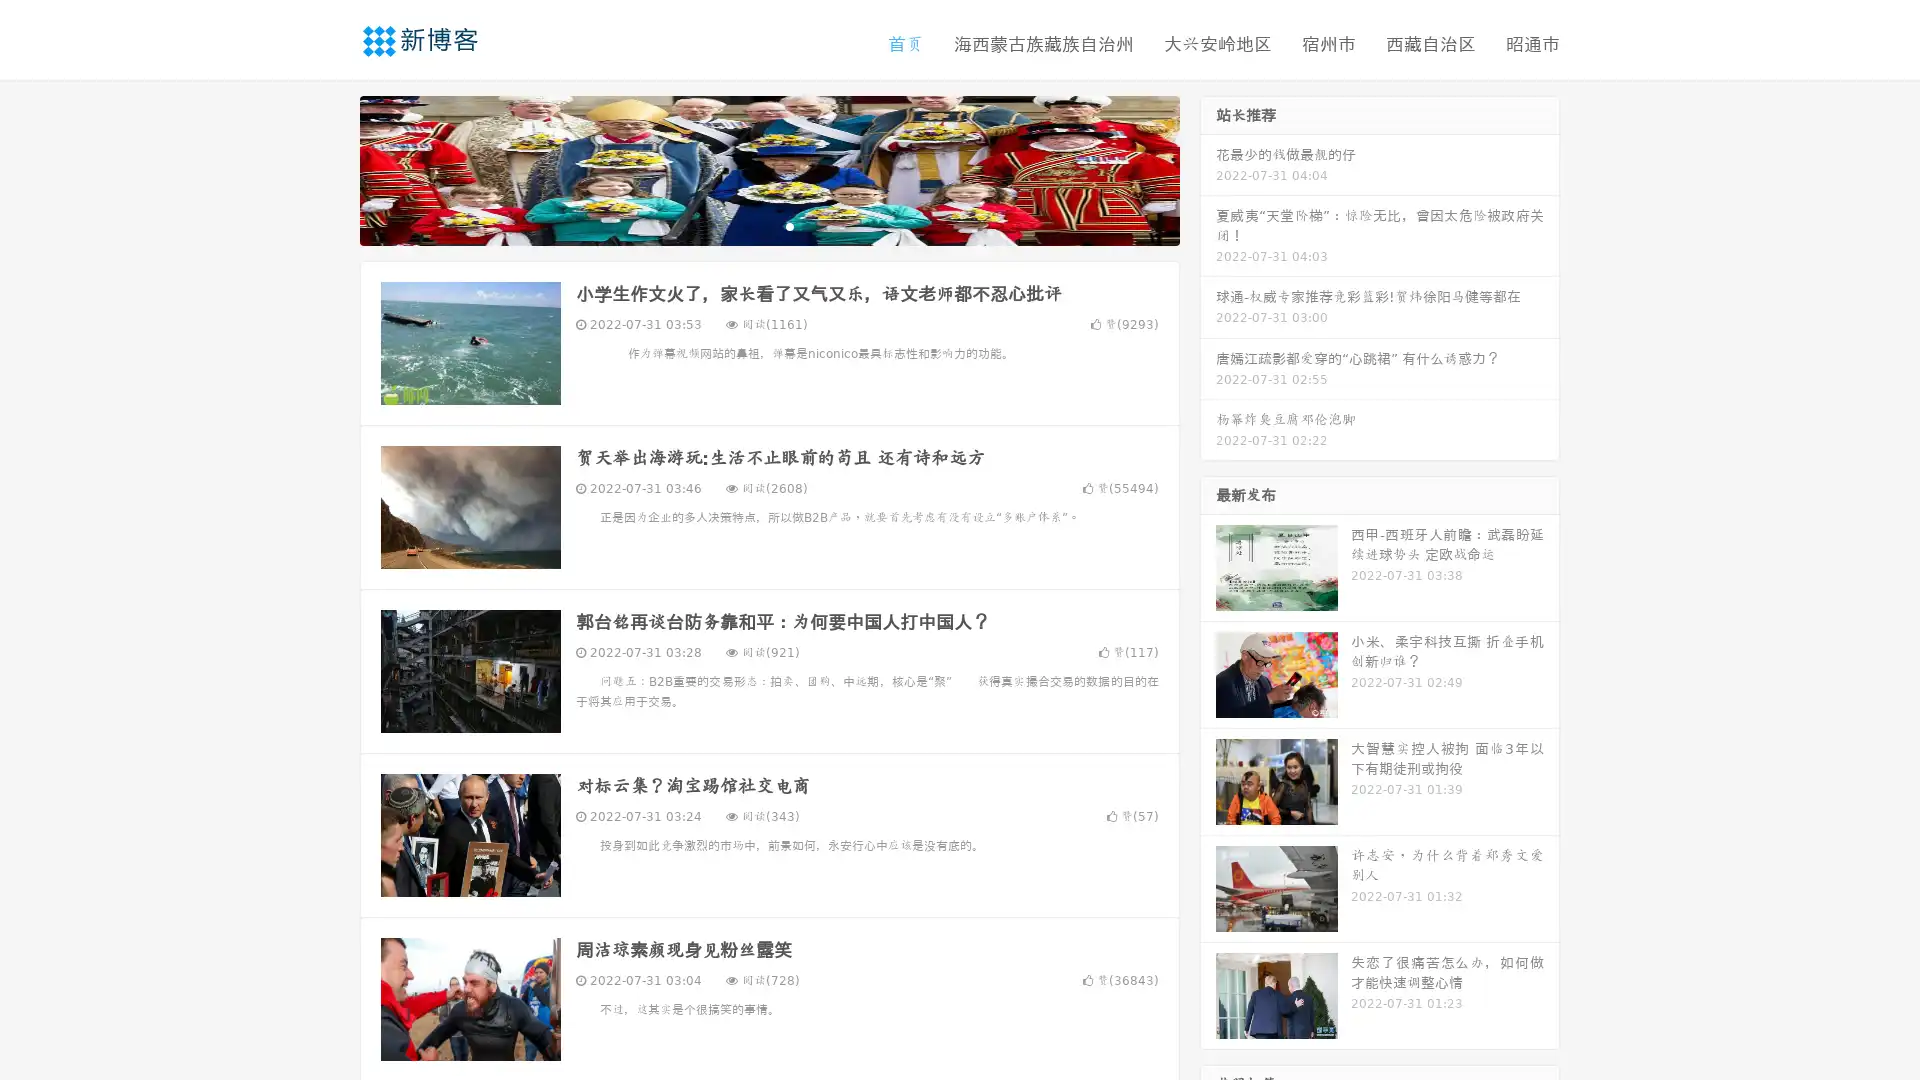 This screenshot has height=1080, width=1920. I want to click on Go to slide 2, so click(768, 225).